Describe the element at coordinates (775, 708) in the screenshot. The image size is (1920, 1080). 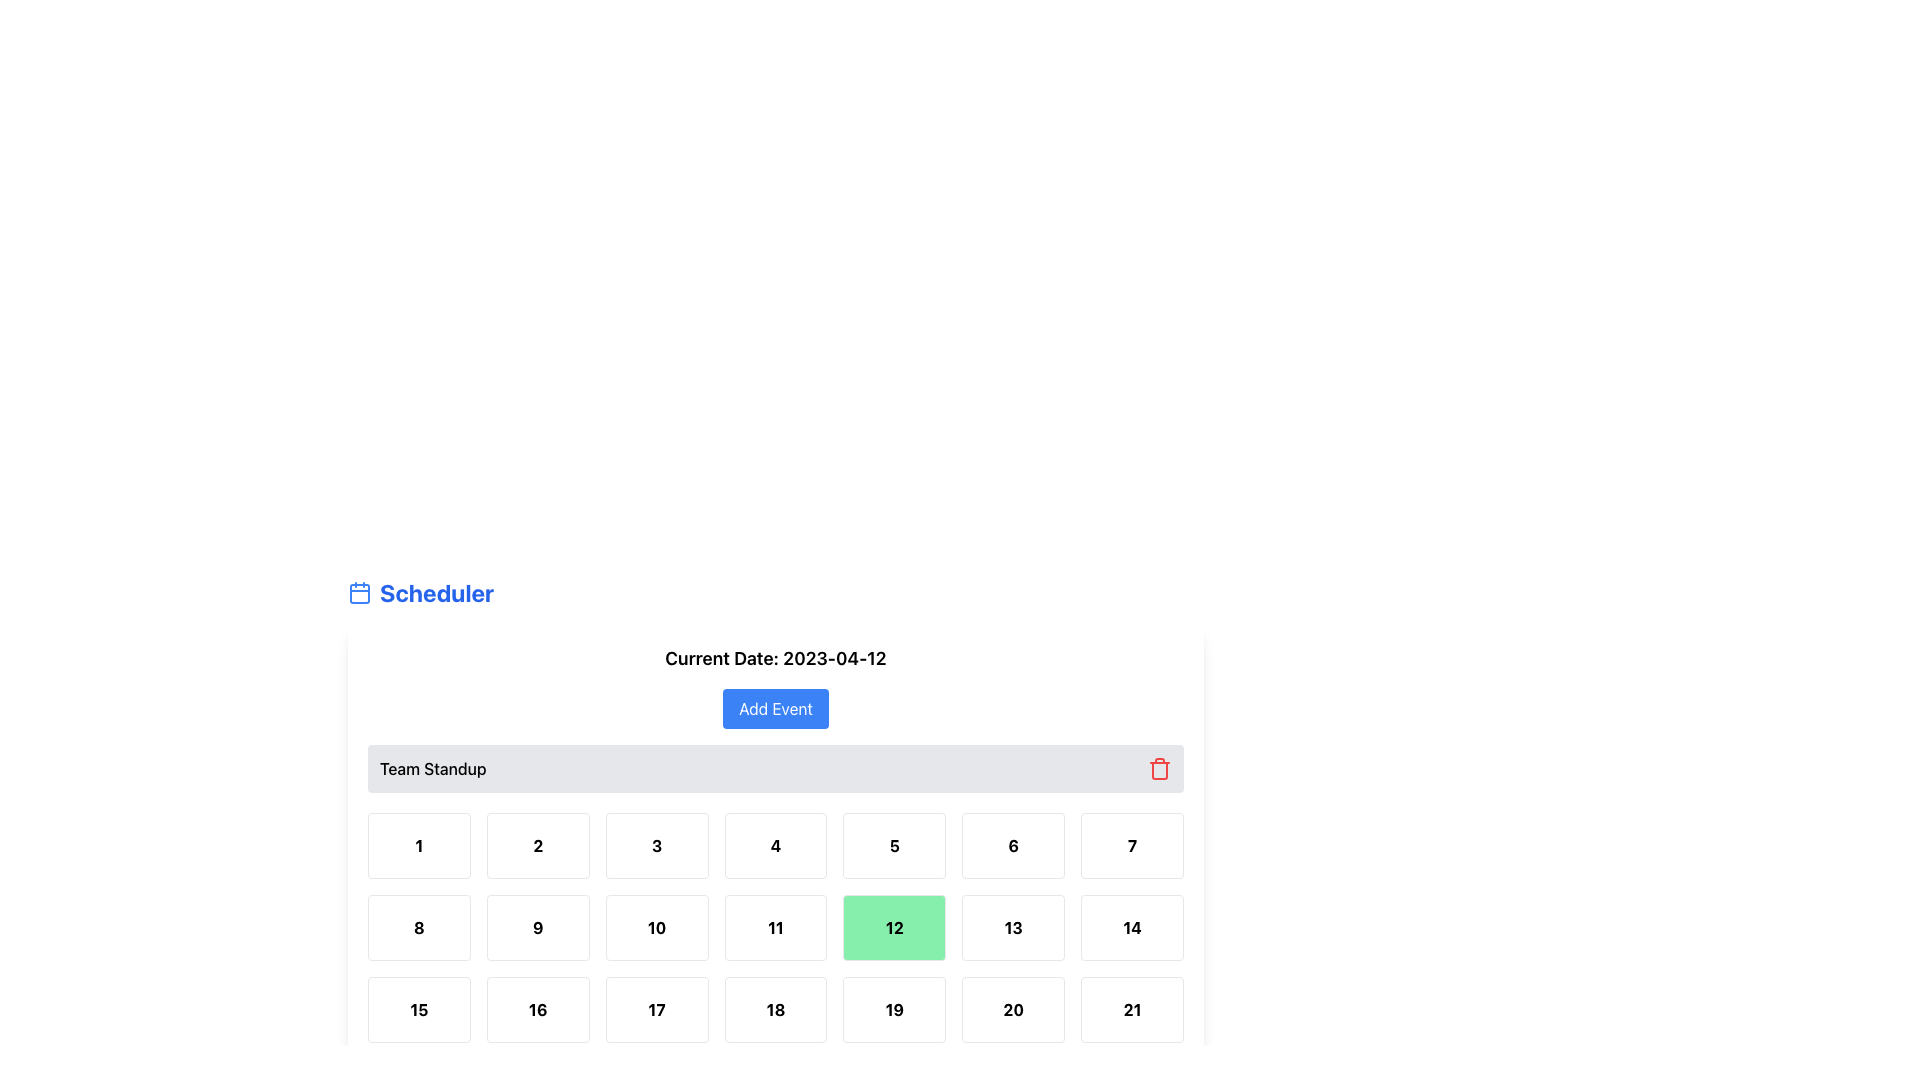
I see `the sky-blue button labeled 'Add Event' to observe potential visual feedback` at that location.